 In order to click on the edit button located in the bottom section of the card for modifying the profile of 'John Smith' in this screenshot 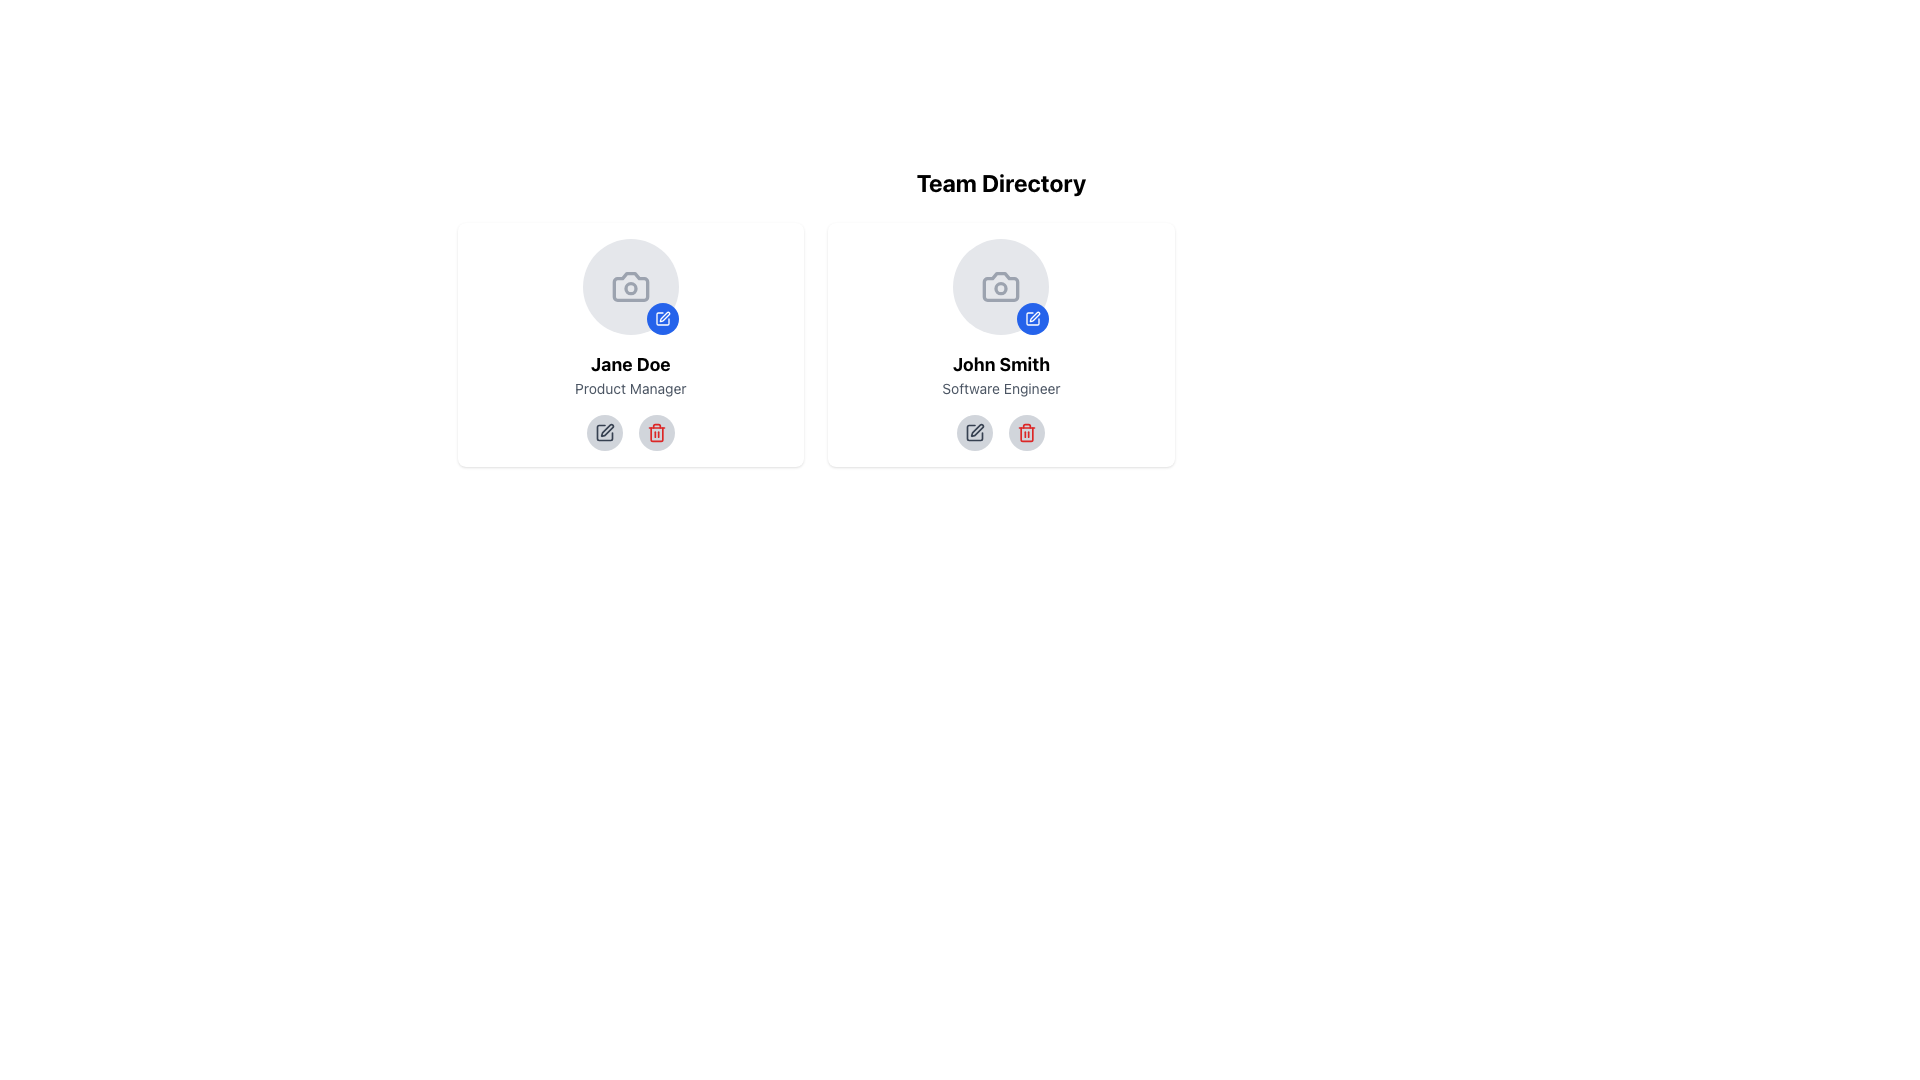, I will do `click(975, 431)`.